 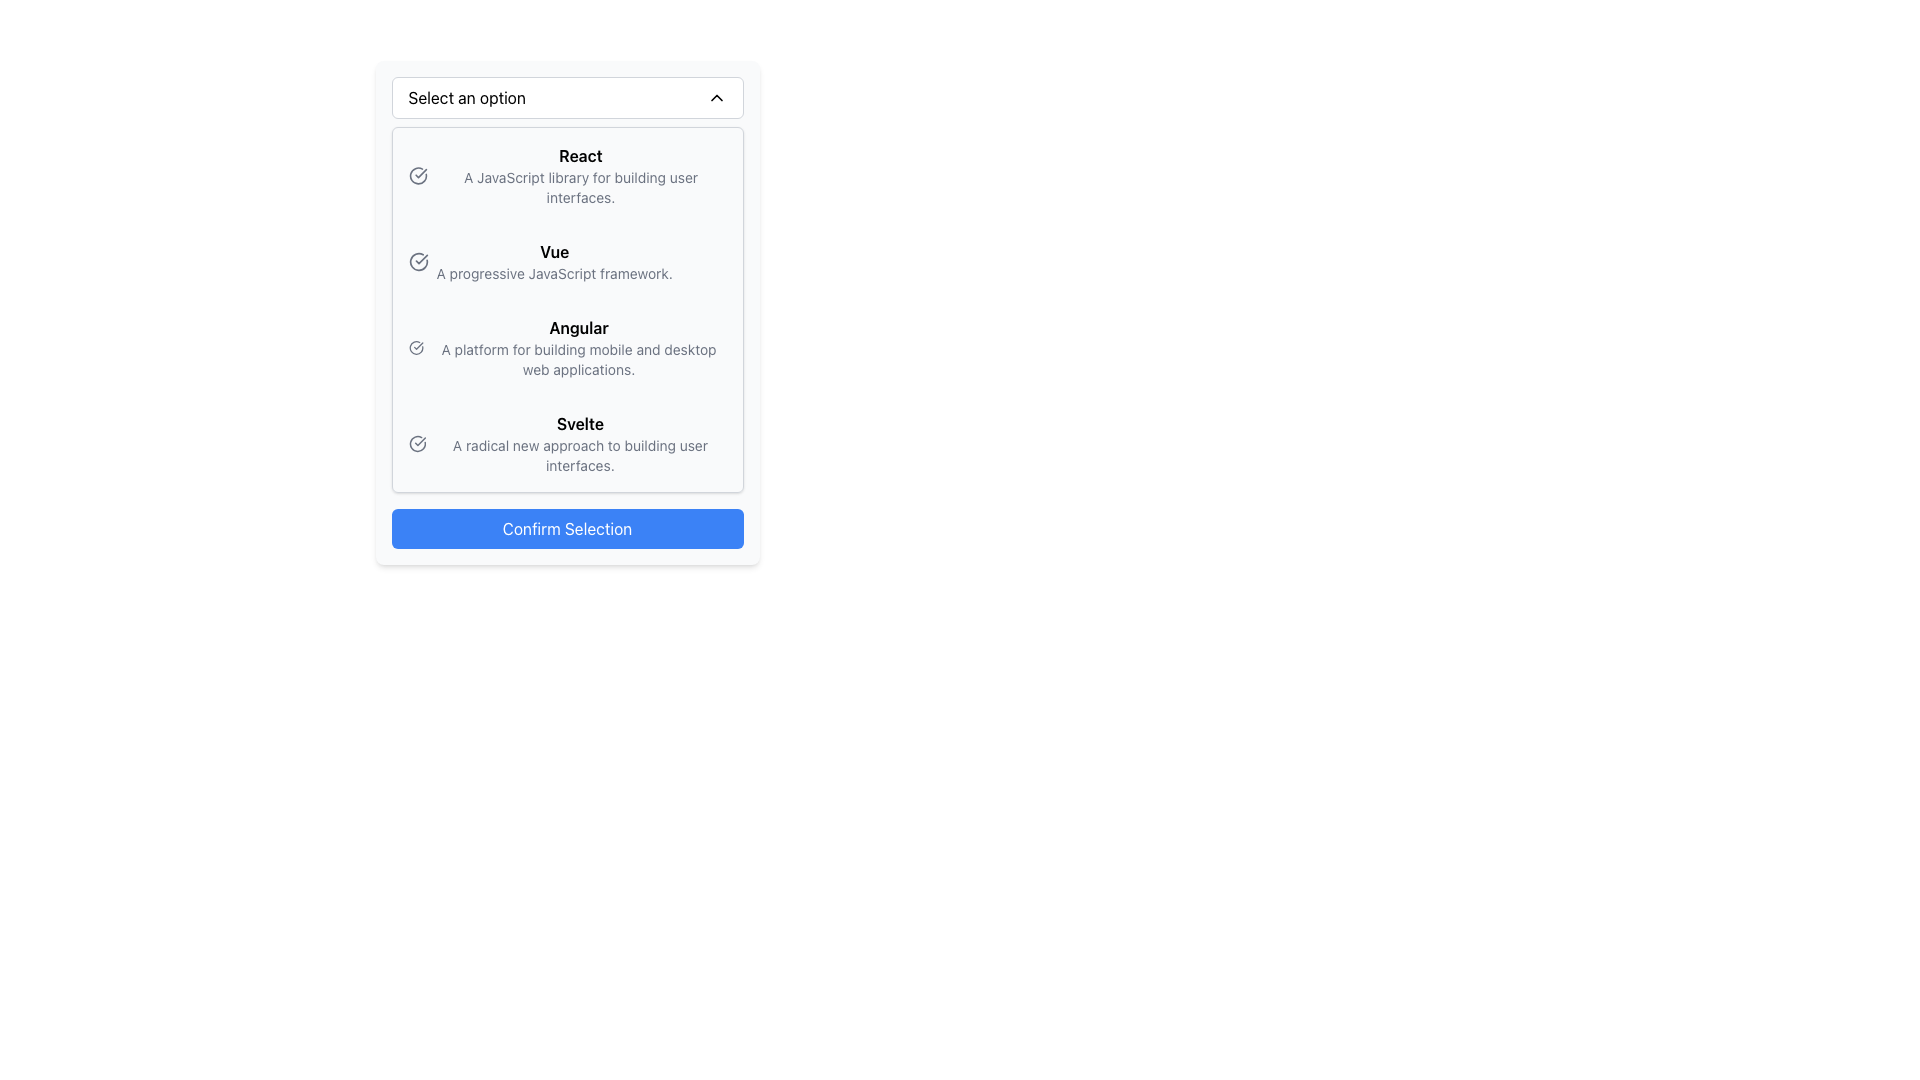 What do you see at coordinates (579, 455) in the screenshot?
I see `the text label displaying 'A radical new approach to building user interfaces.' located under the 'Svelte' section` at bounding box center [579, 455].